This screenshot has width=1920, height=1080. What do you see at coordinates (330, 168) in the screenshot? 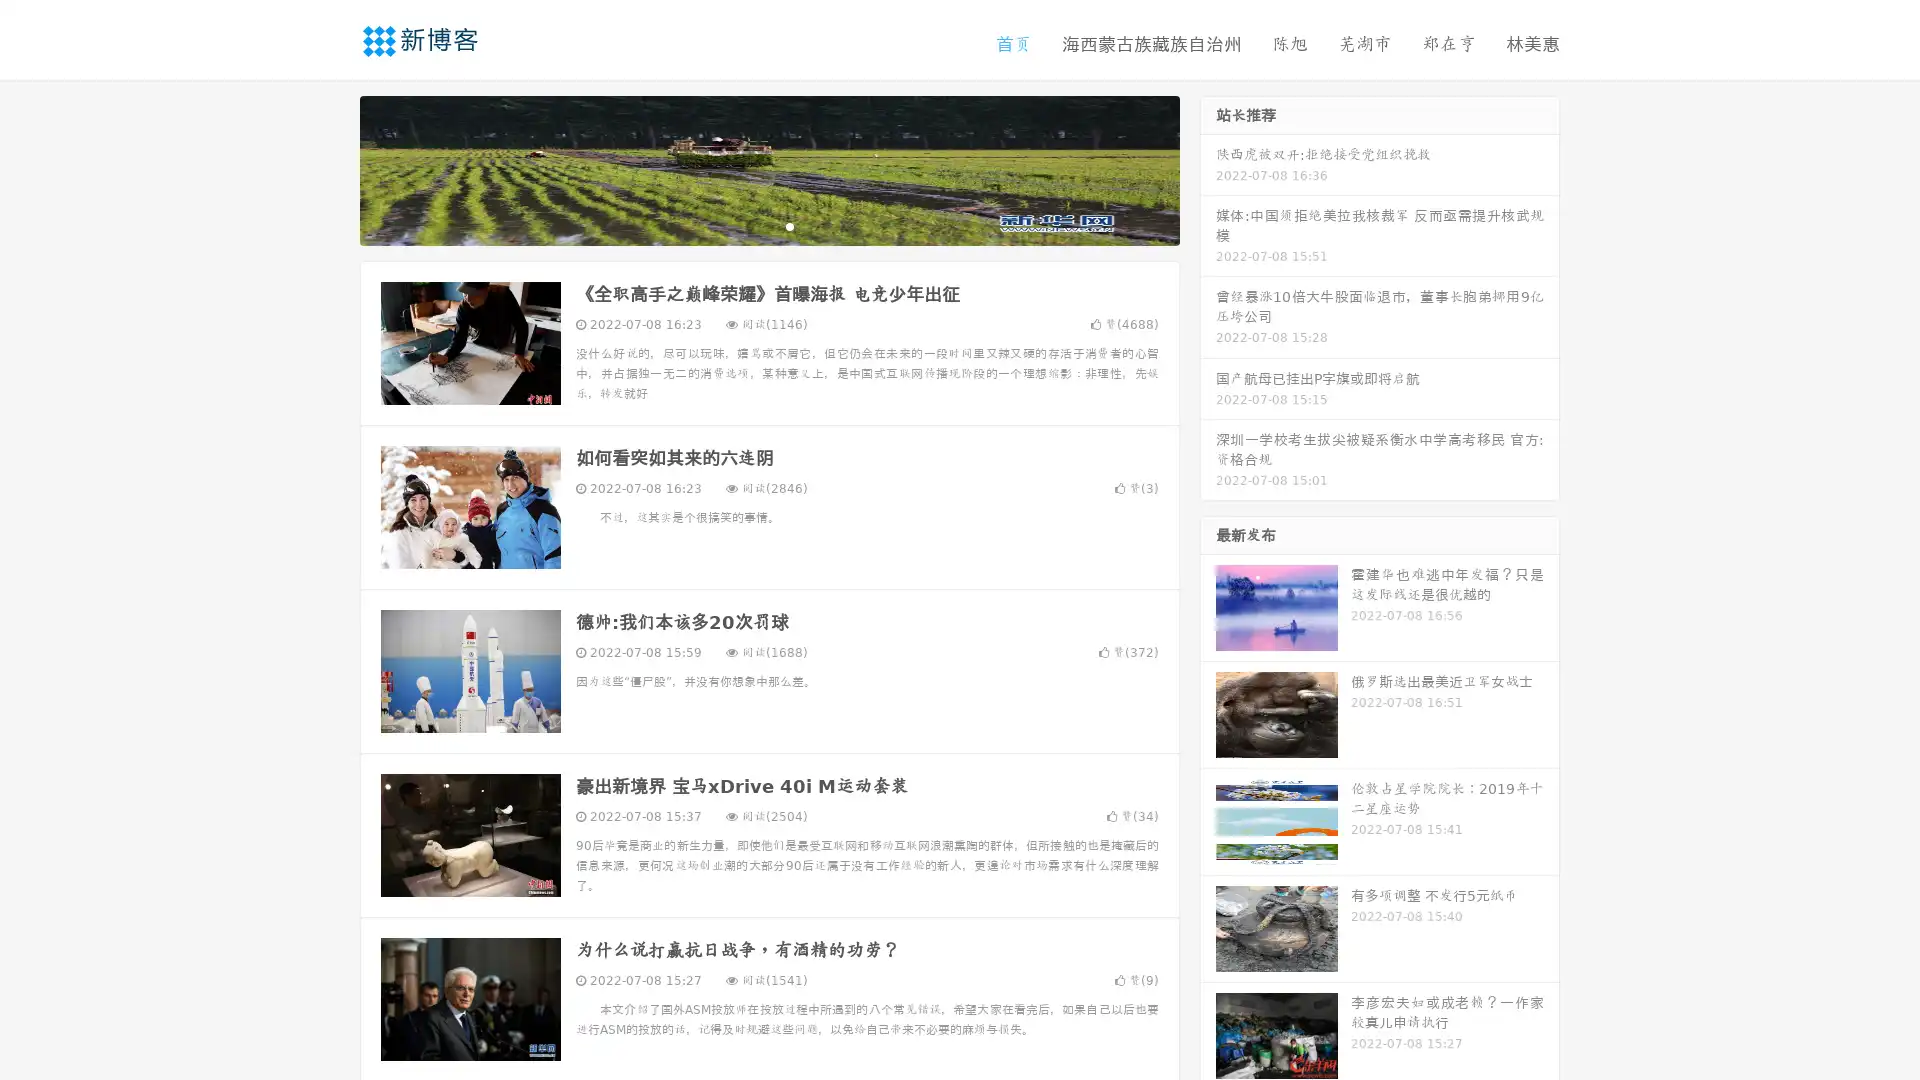
I see `Previous slide` at bounding box center [330, 168].